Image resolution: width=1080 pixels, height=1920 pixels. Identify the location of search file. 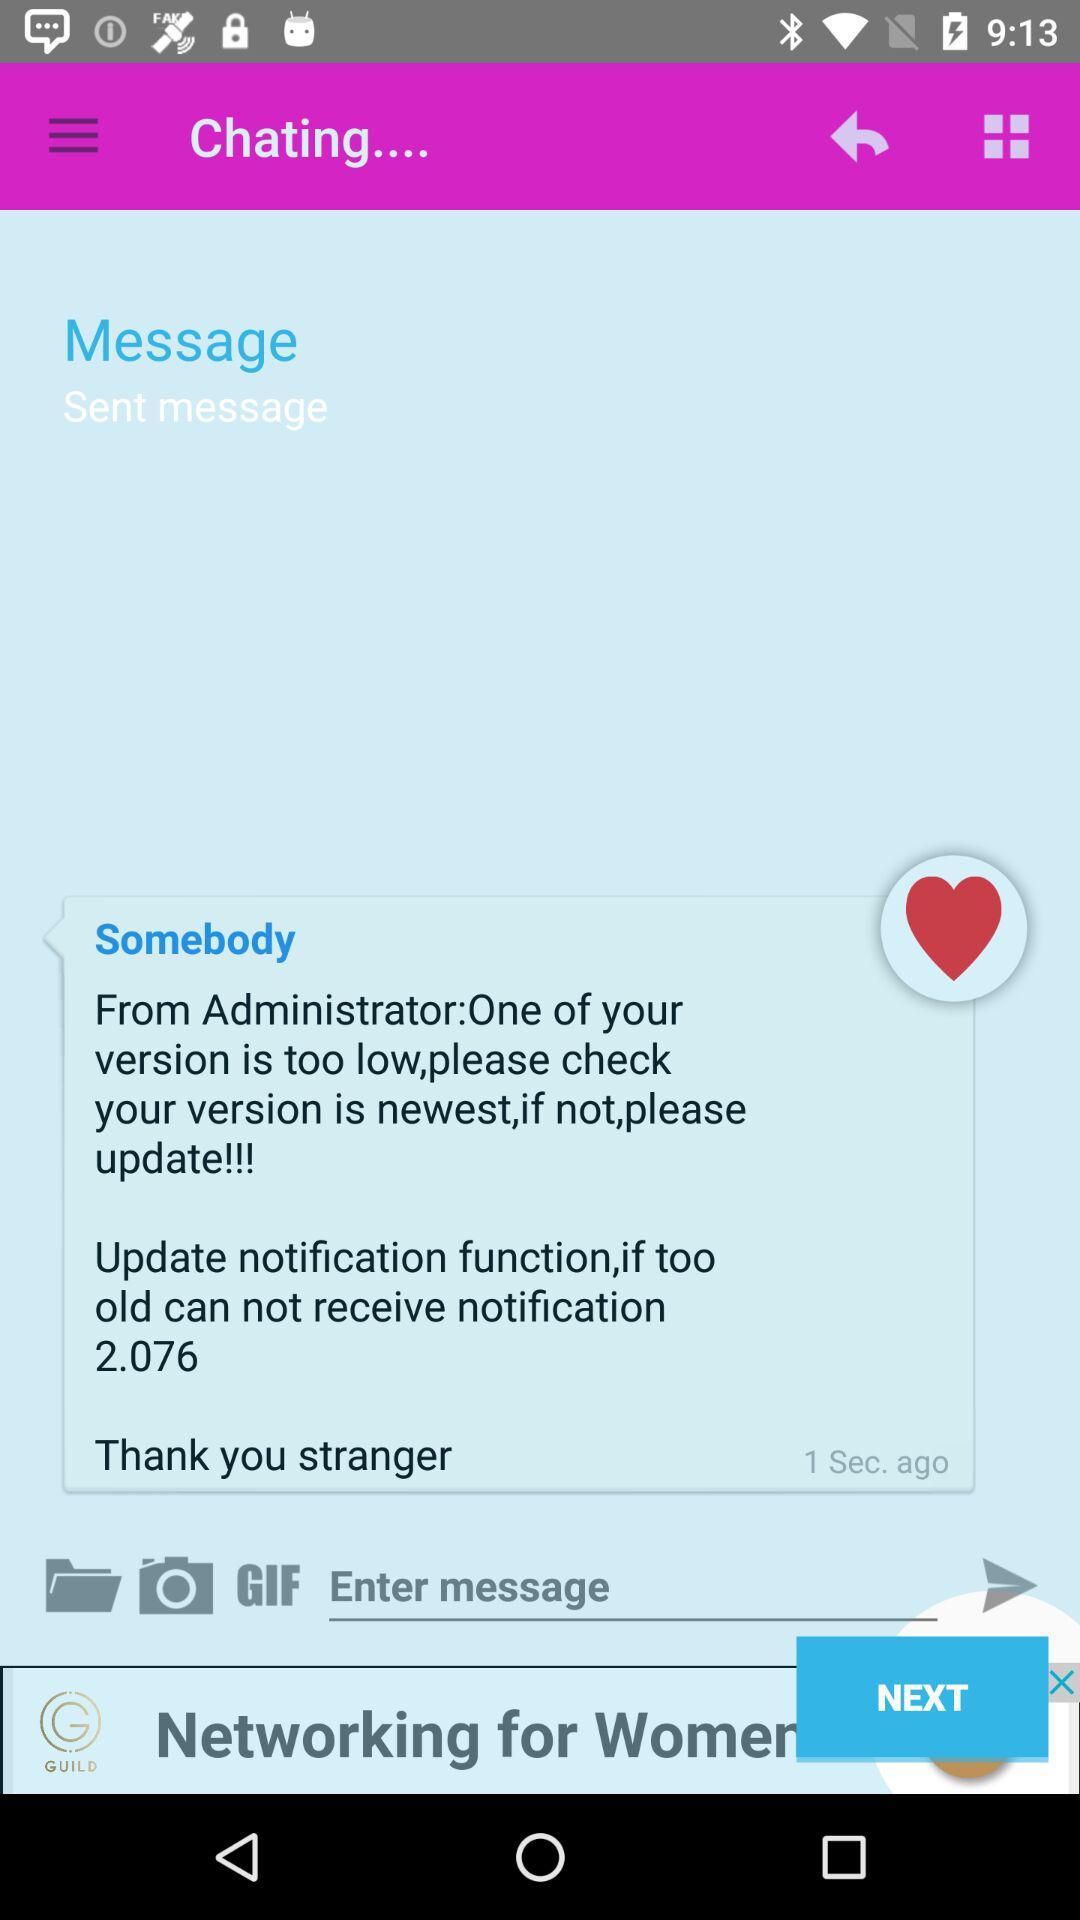
(87, 1584).